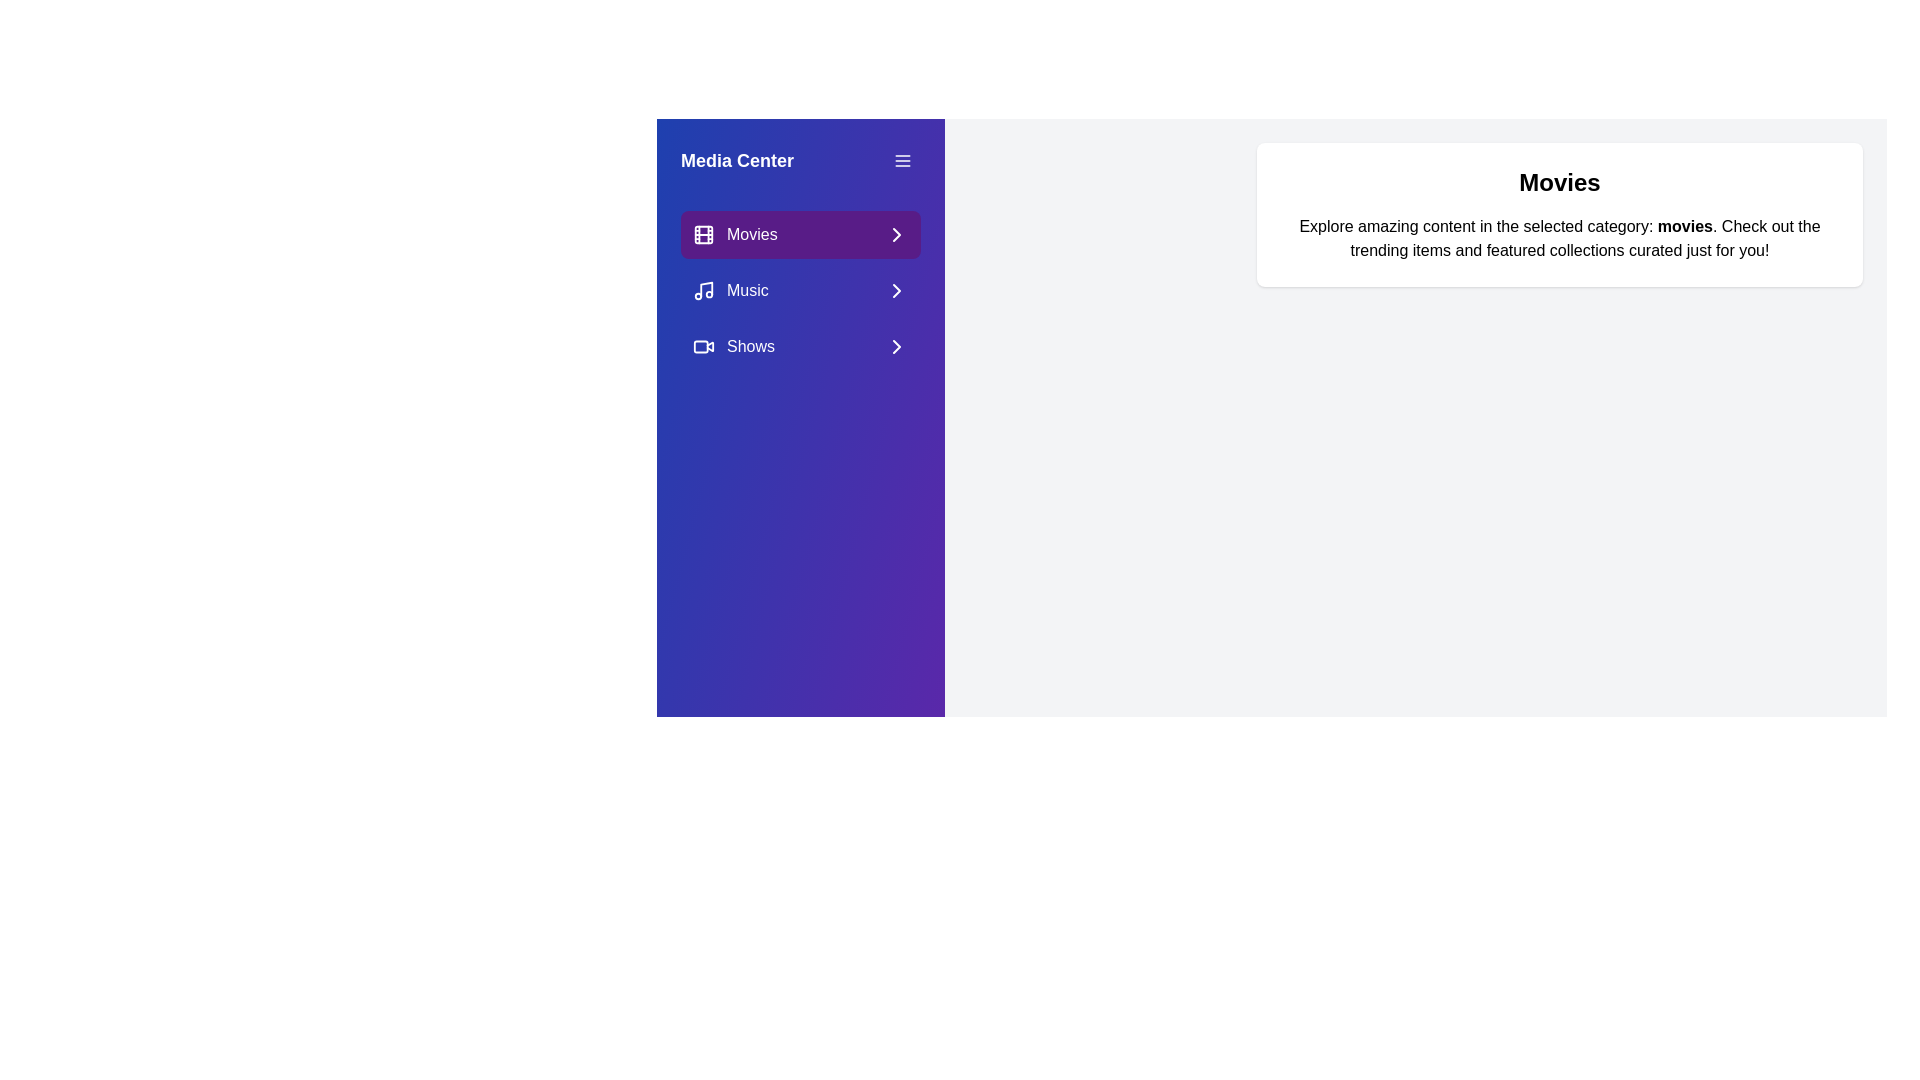  What do you see at coordinates (750, 346) in the screenshot?
I see `the 'Shows' category text label in the vertical navigation menu` at bounding box center [750, 346].